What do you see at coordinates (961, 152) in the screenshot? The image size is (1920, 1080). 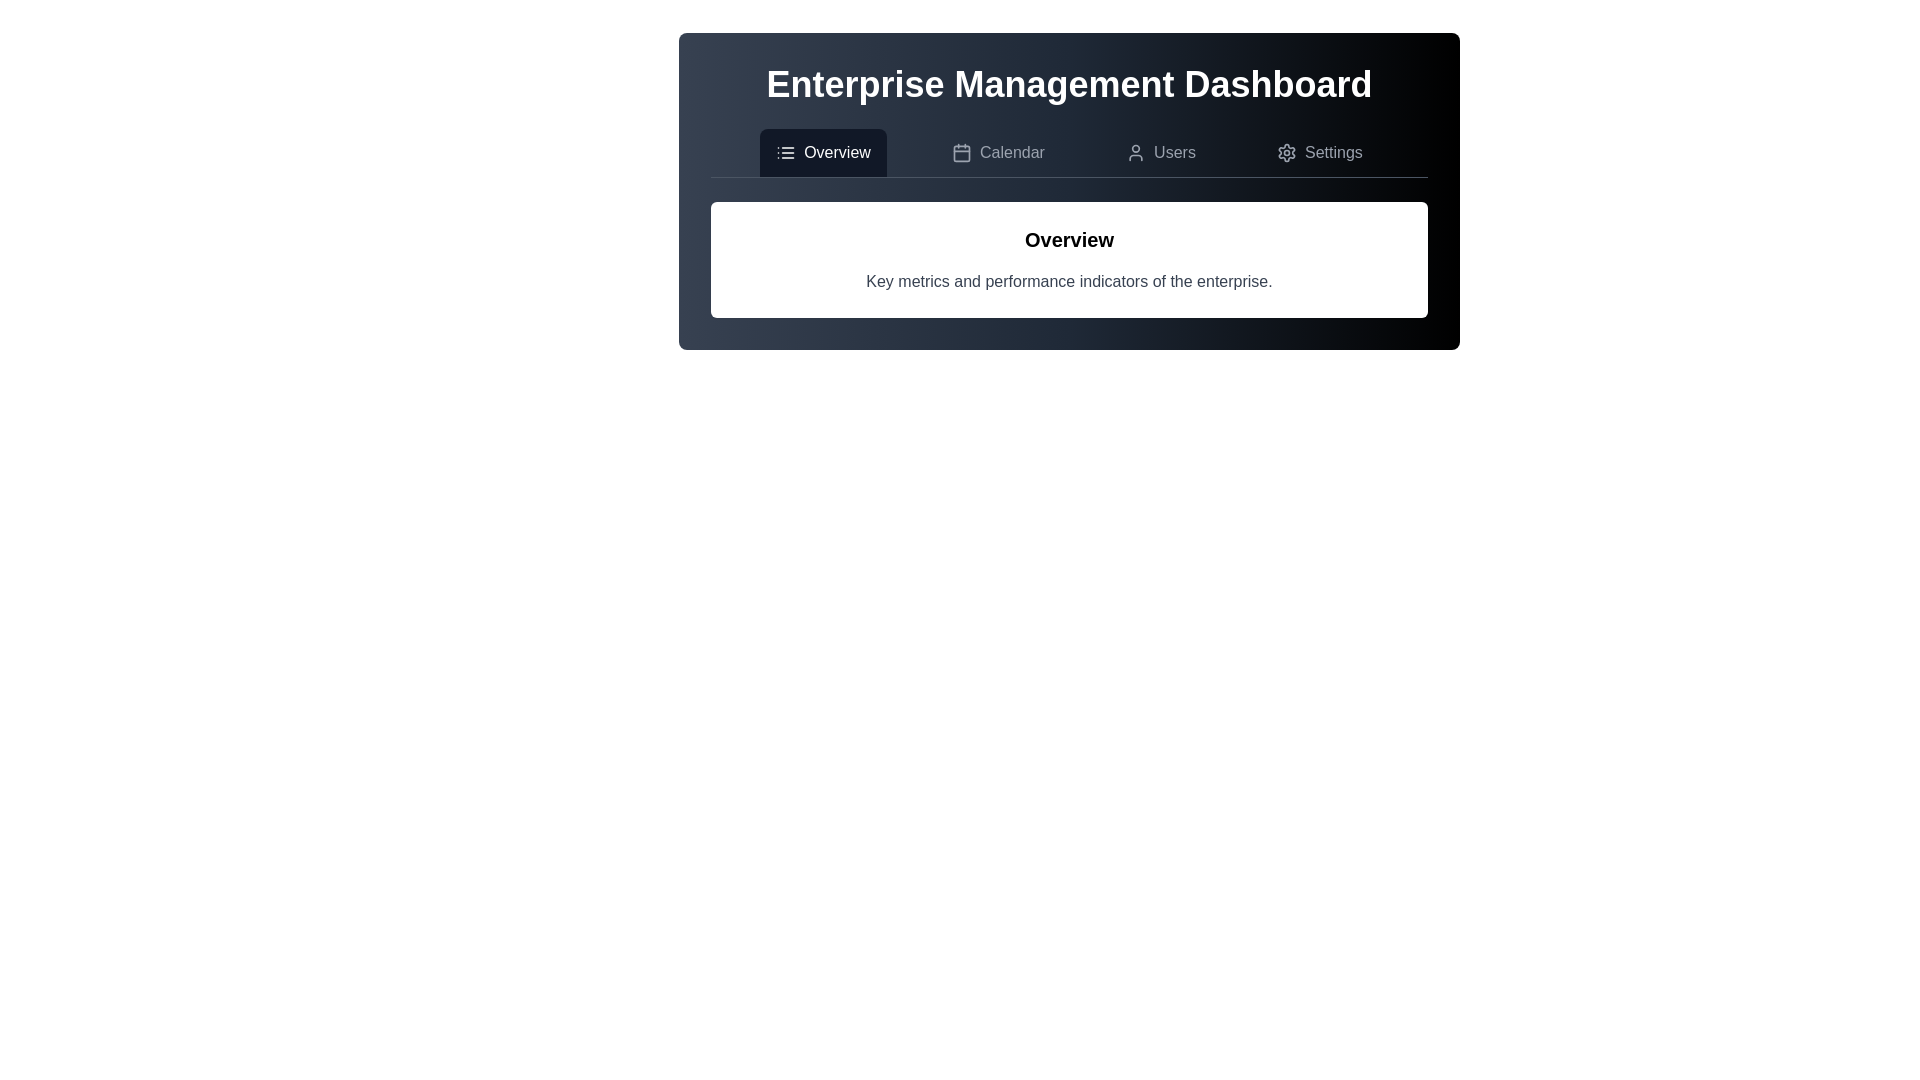 I see `the small calendar icon with a modern outline representation located on the dark navigation bar` at bounding box center [961, 152].